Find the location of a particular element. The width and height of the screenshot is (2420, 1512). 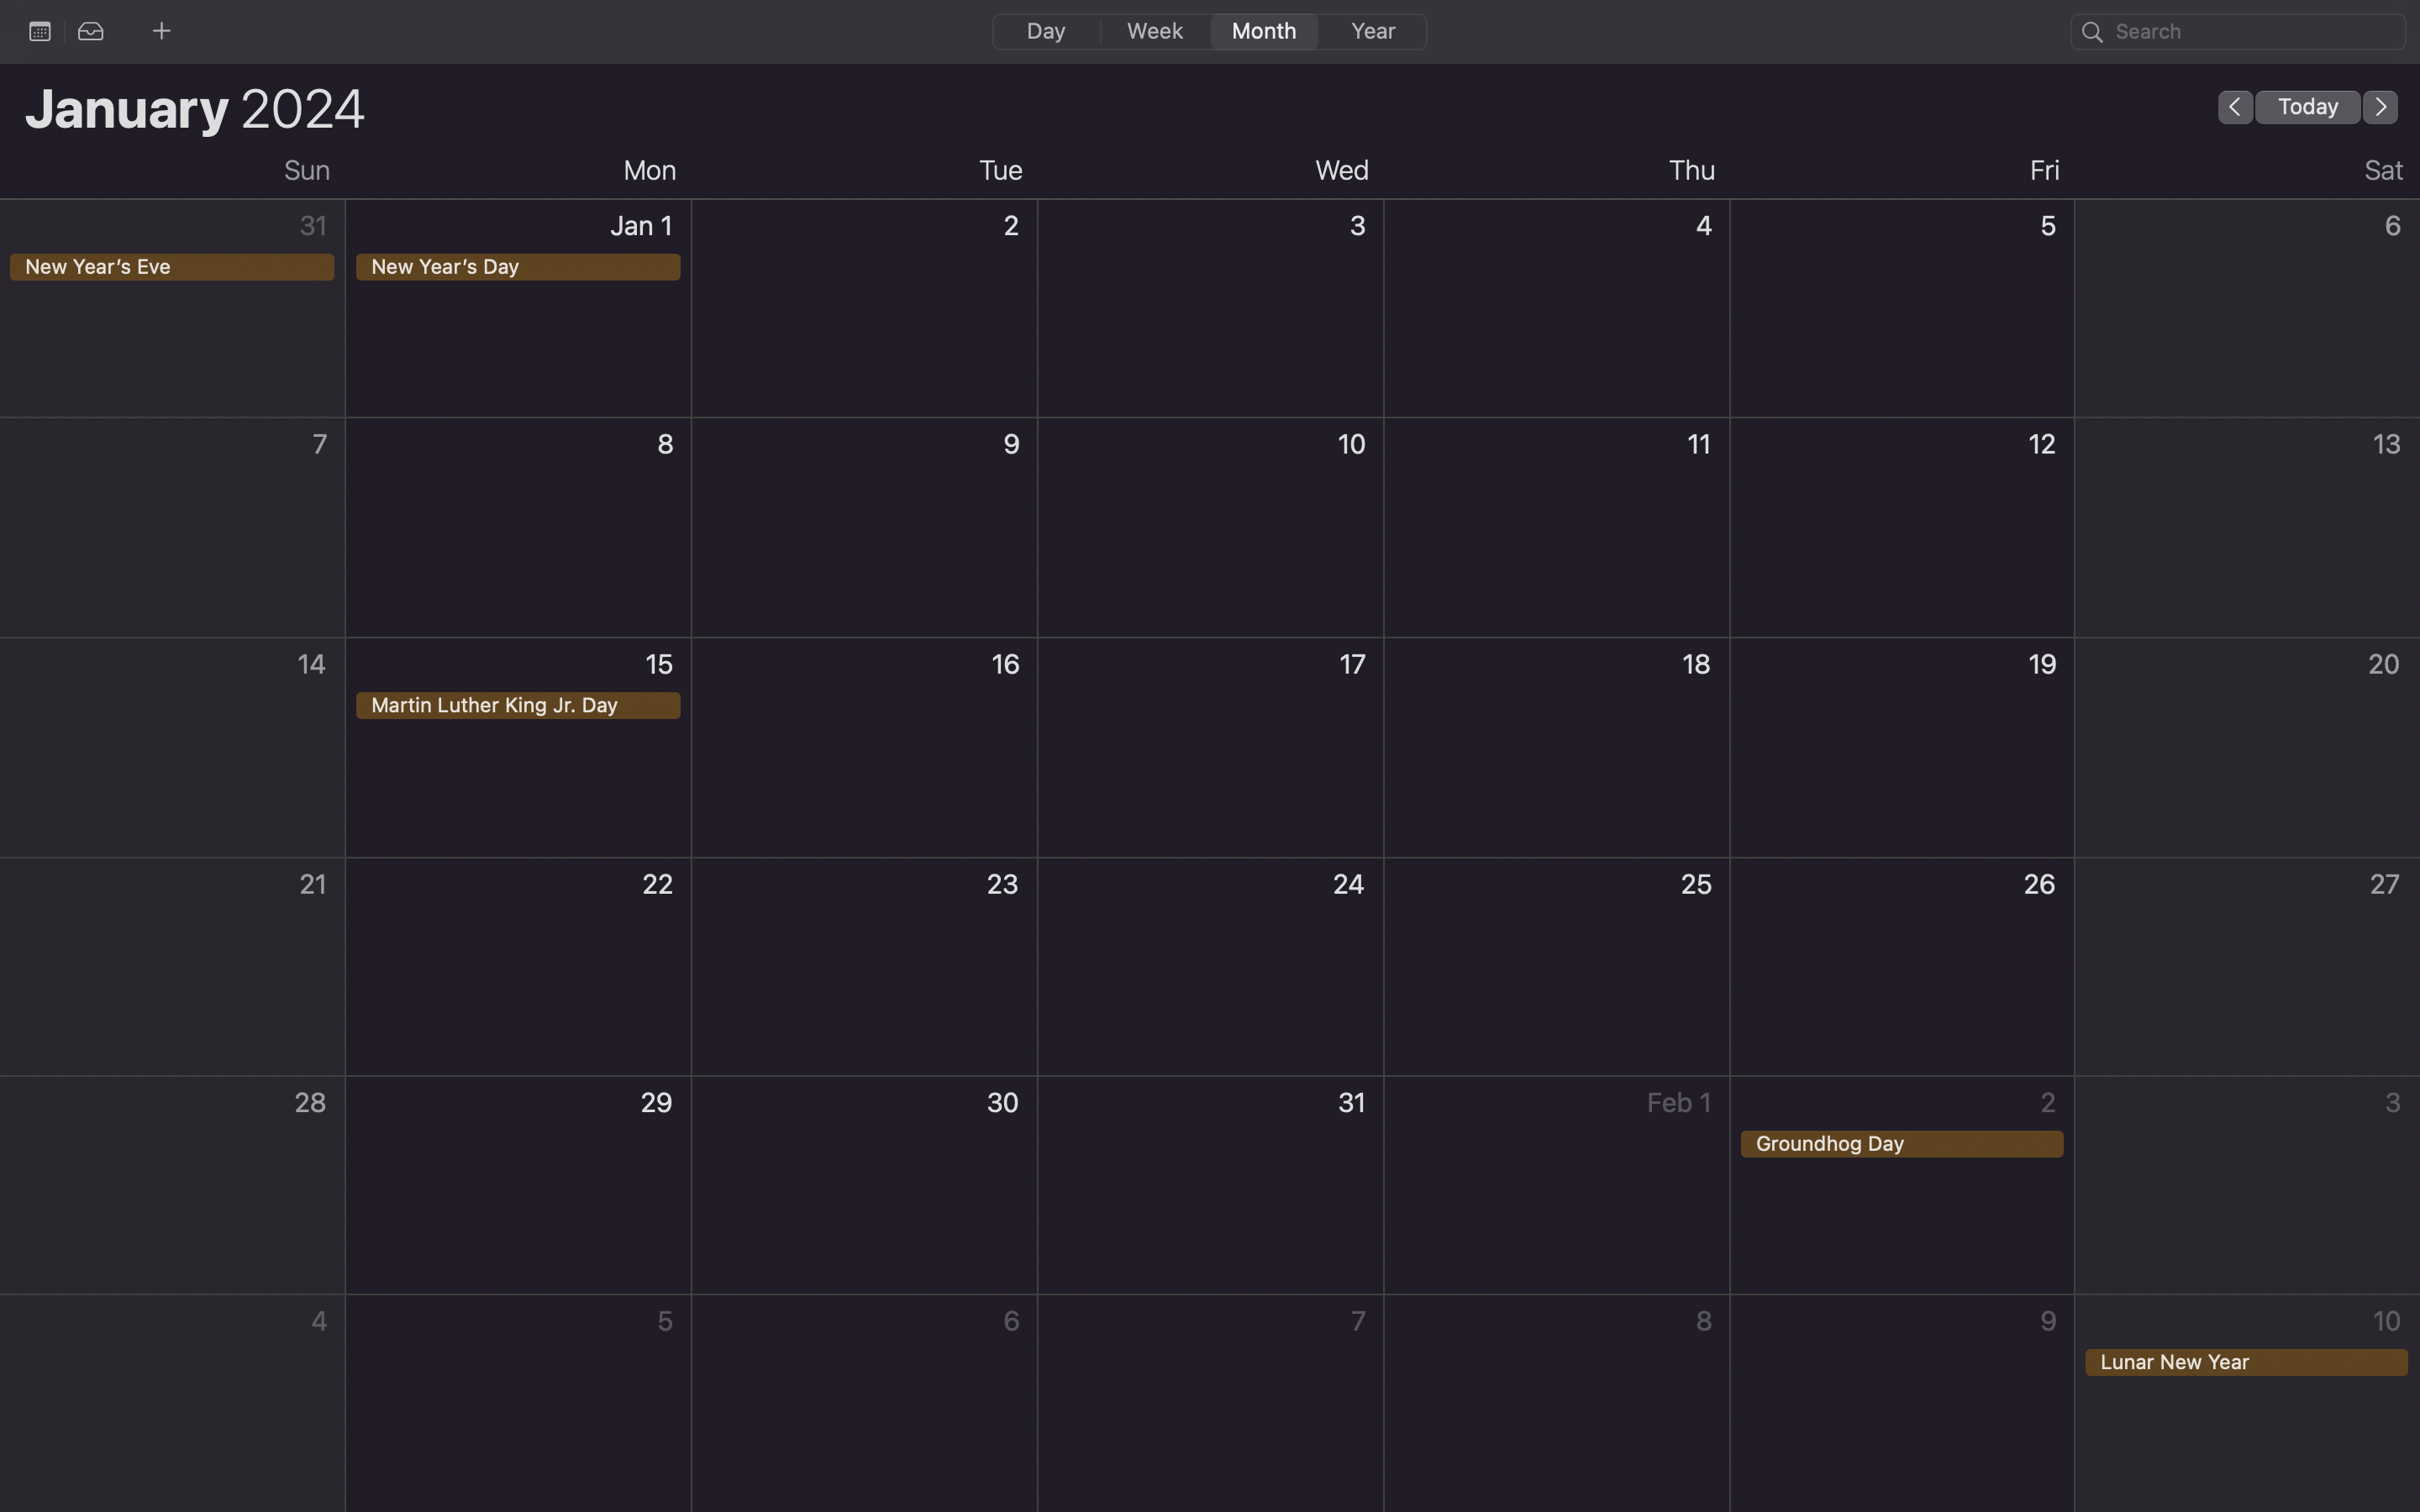

Switch to the following month in the calendar is located at coordinates (2381, 105).